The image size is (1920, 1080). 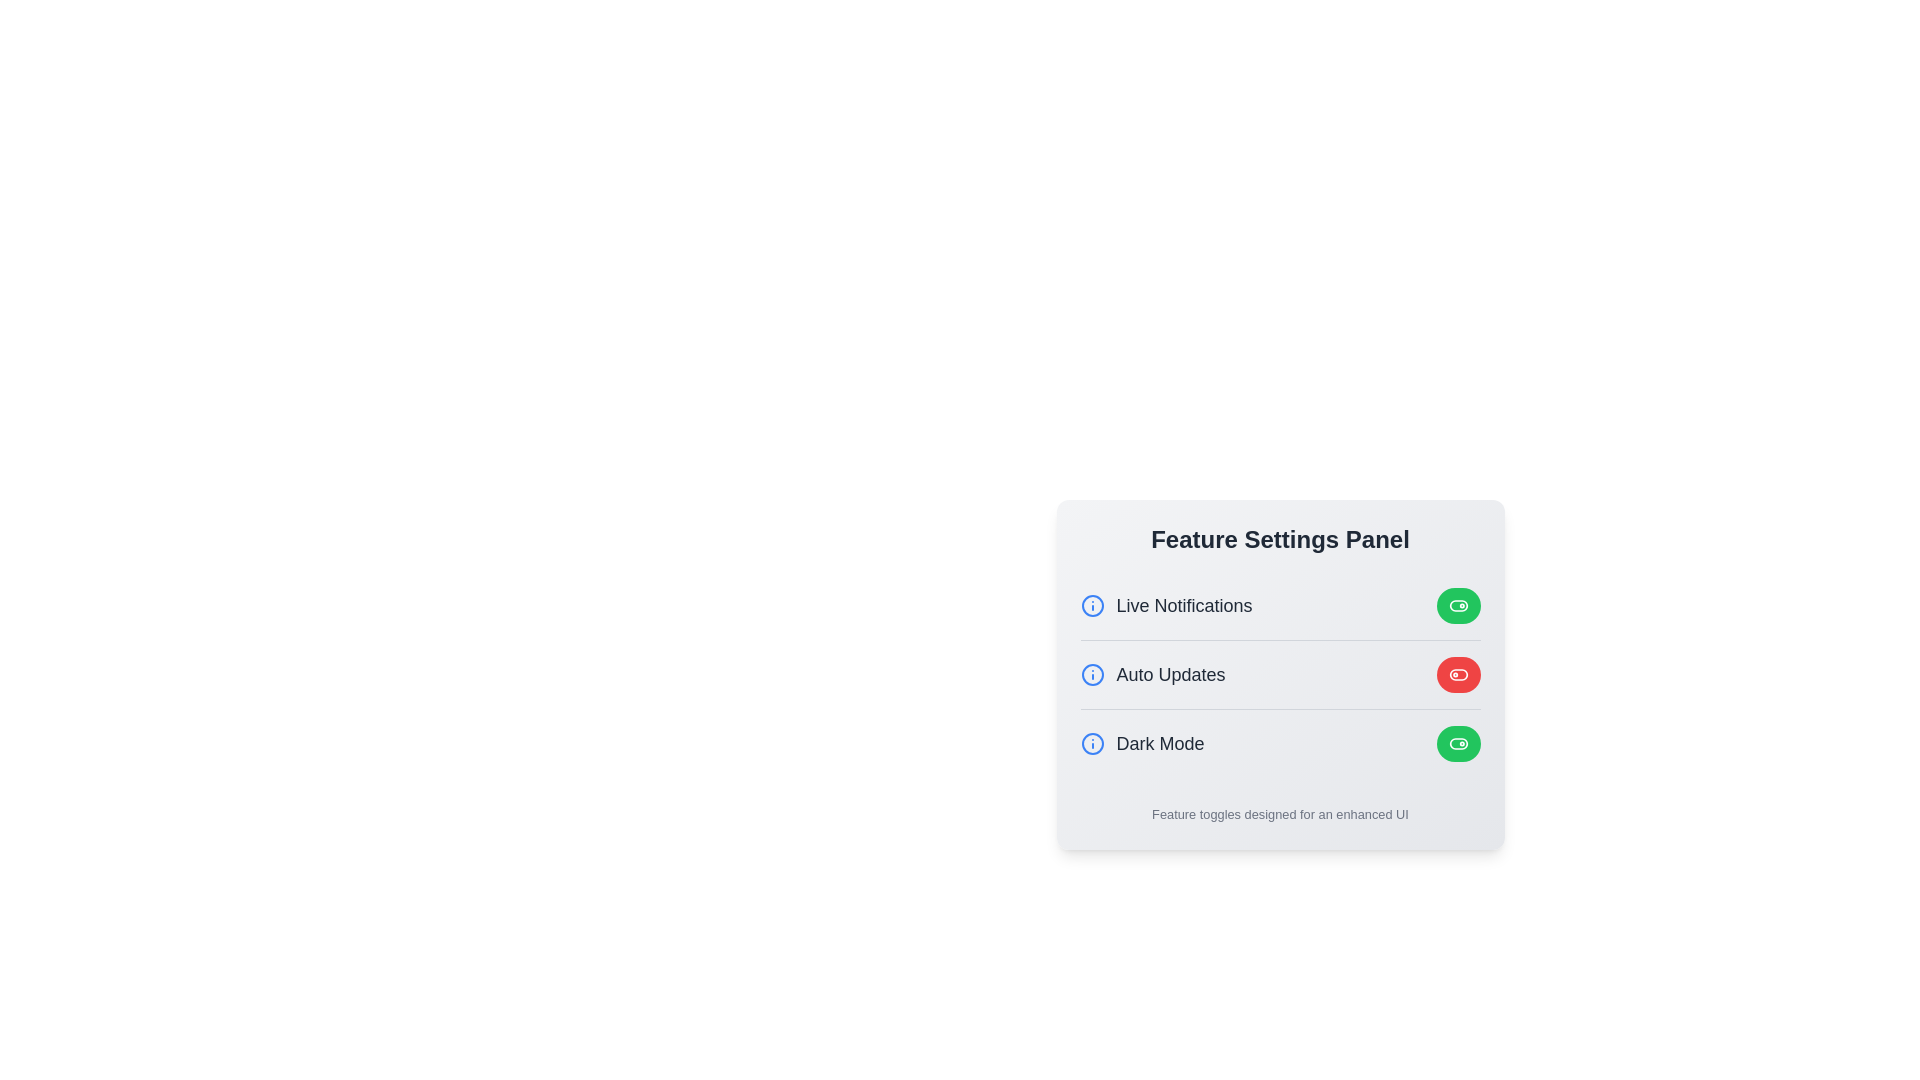 What do you see at coordinates (1091, 744) in the screenshot?
I see `the 'Info' icon next to the feature Dark Mode to view its information` at bounding box center [1091, 744].